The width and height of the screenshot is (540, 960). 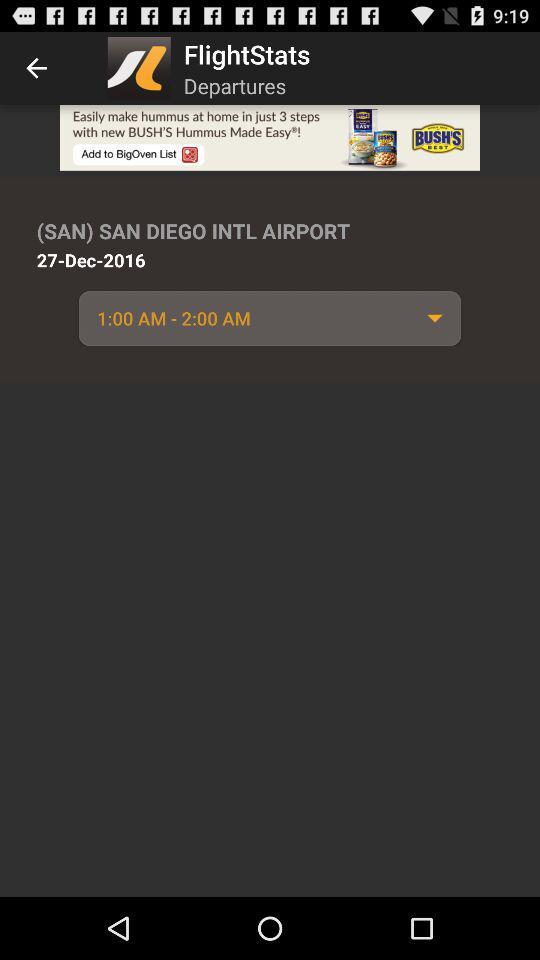 I want to click on advertisement image, so click(x=270, y=136).